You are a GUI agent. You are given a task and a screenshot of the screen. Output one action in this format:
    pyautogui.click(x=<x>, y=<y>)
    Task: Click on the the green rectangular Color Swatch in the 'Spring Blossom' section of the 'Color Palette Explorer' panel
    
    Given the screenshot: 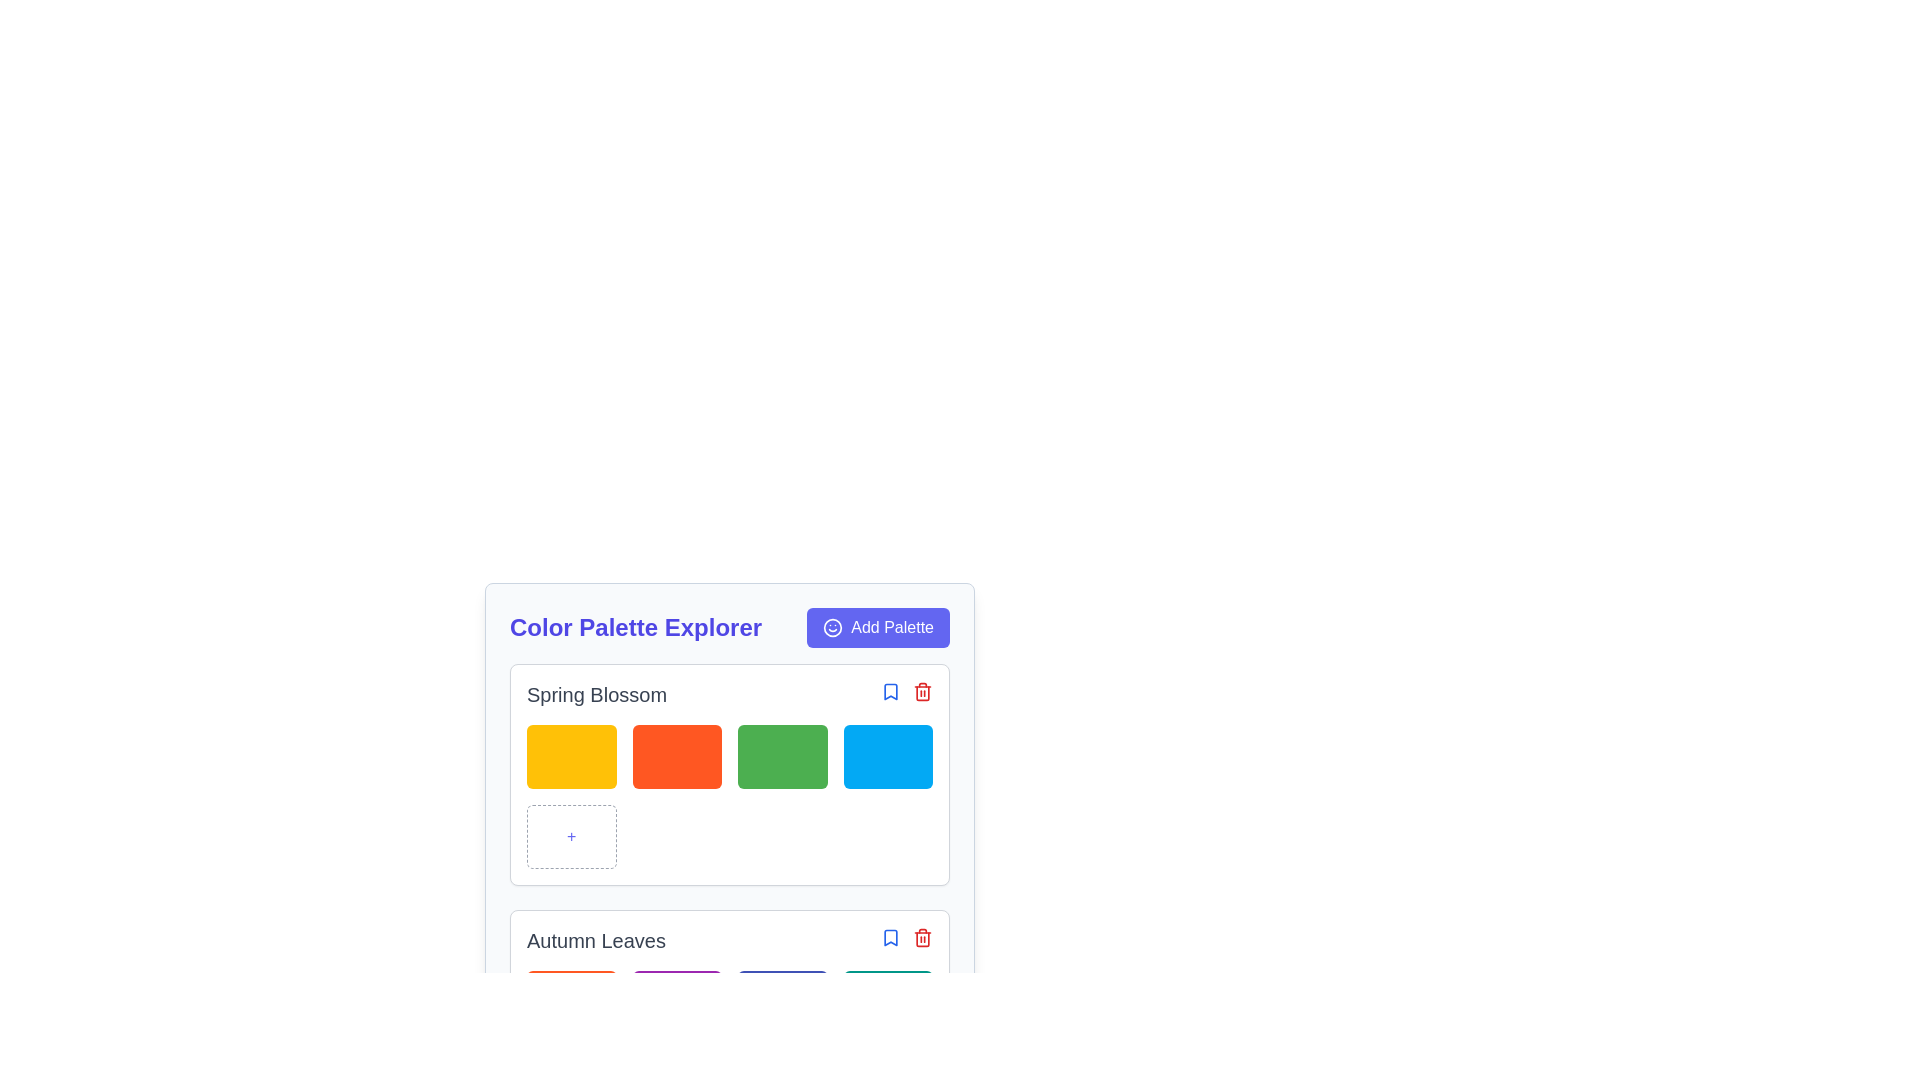 What is the action you would take?
    pyautogui.click(x=781, y=756)
    